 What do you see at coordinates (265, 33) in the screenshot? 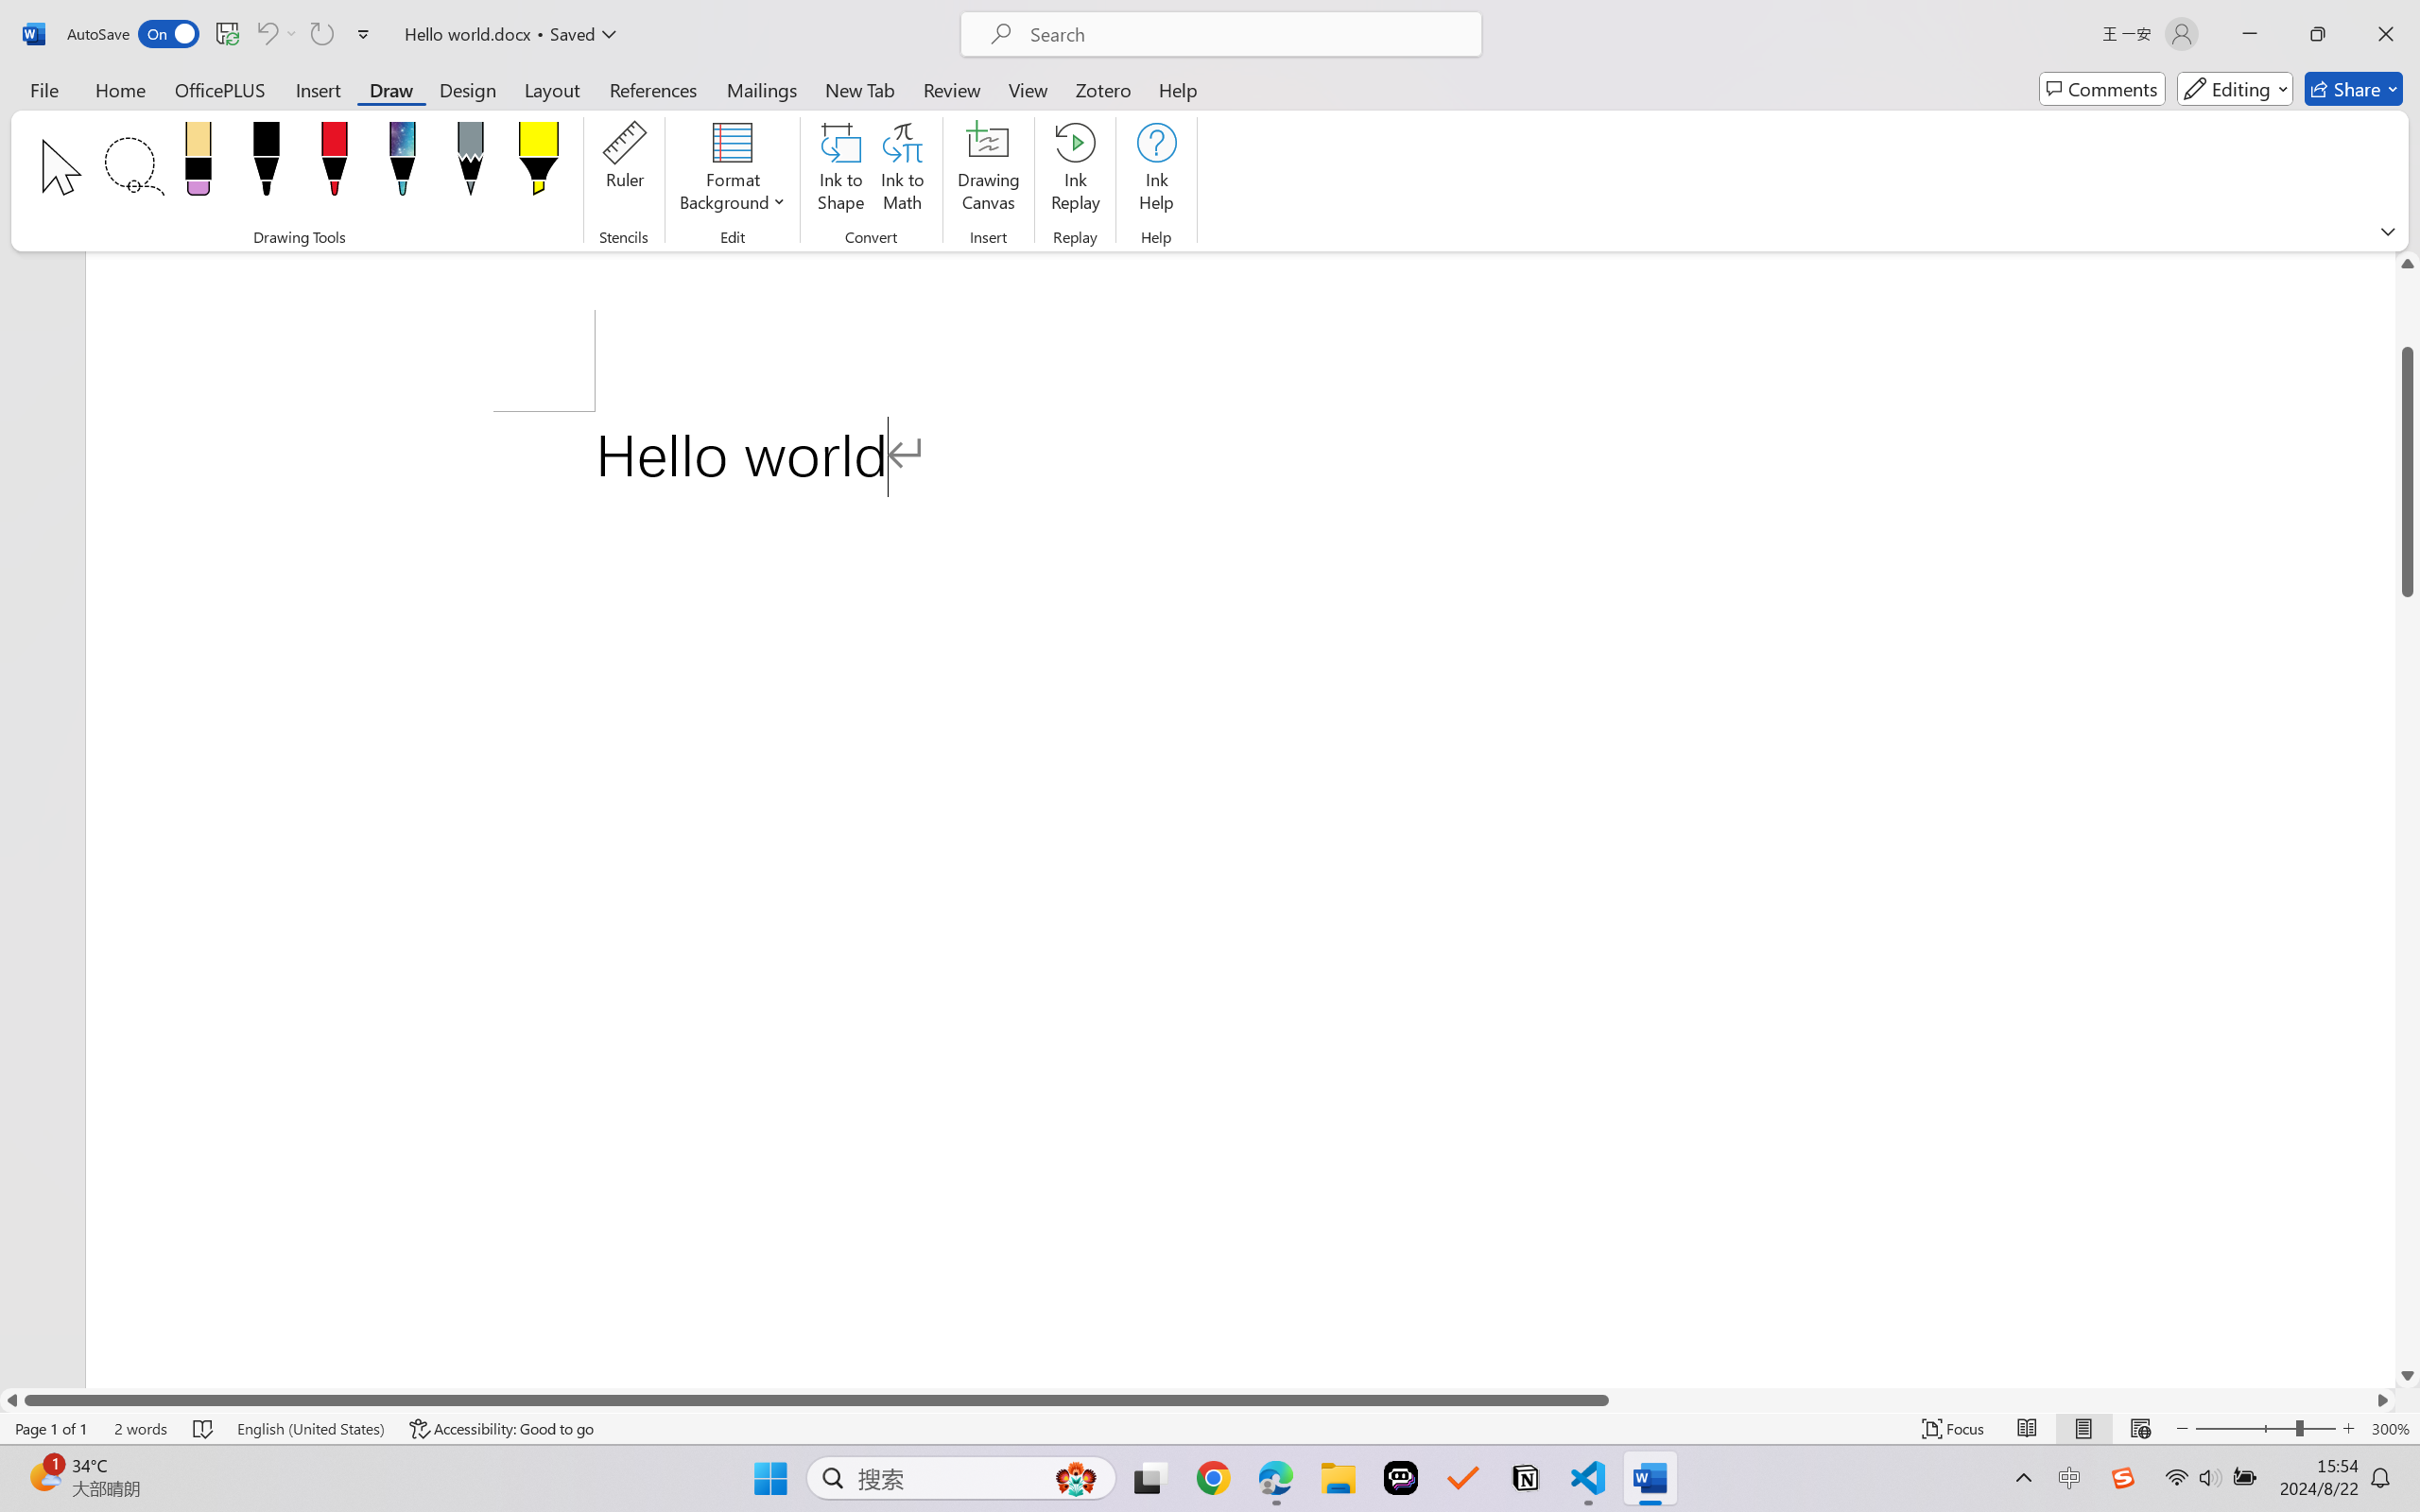
I see `'Can'` at bounding box center [265, 33].